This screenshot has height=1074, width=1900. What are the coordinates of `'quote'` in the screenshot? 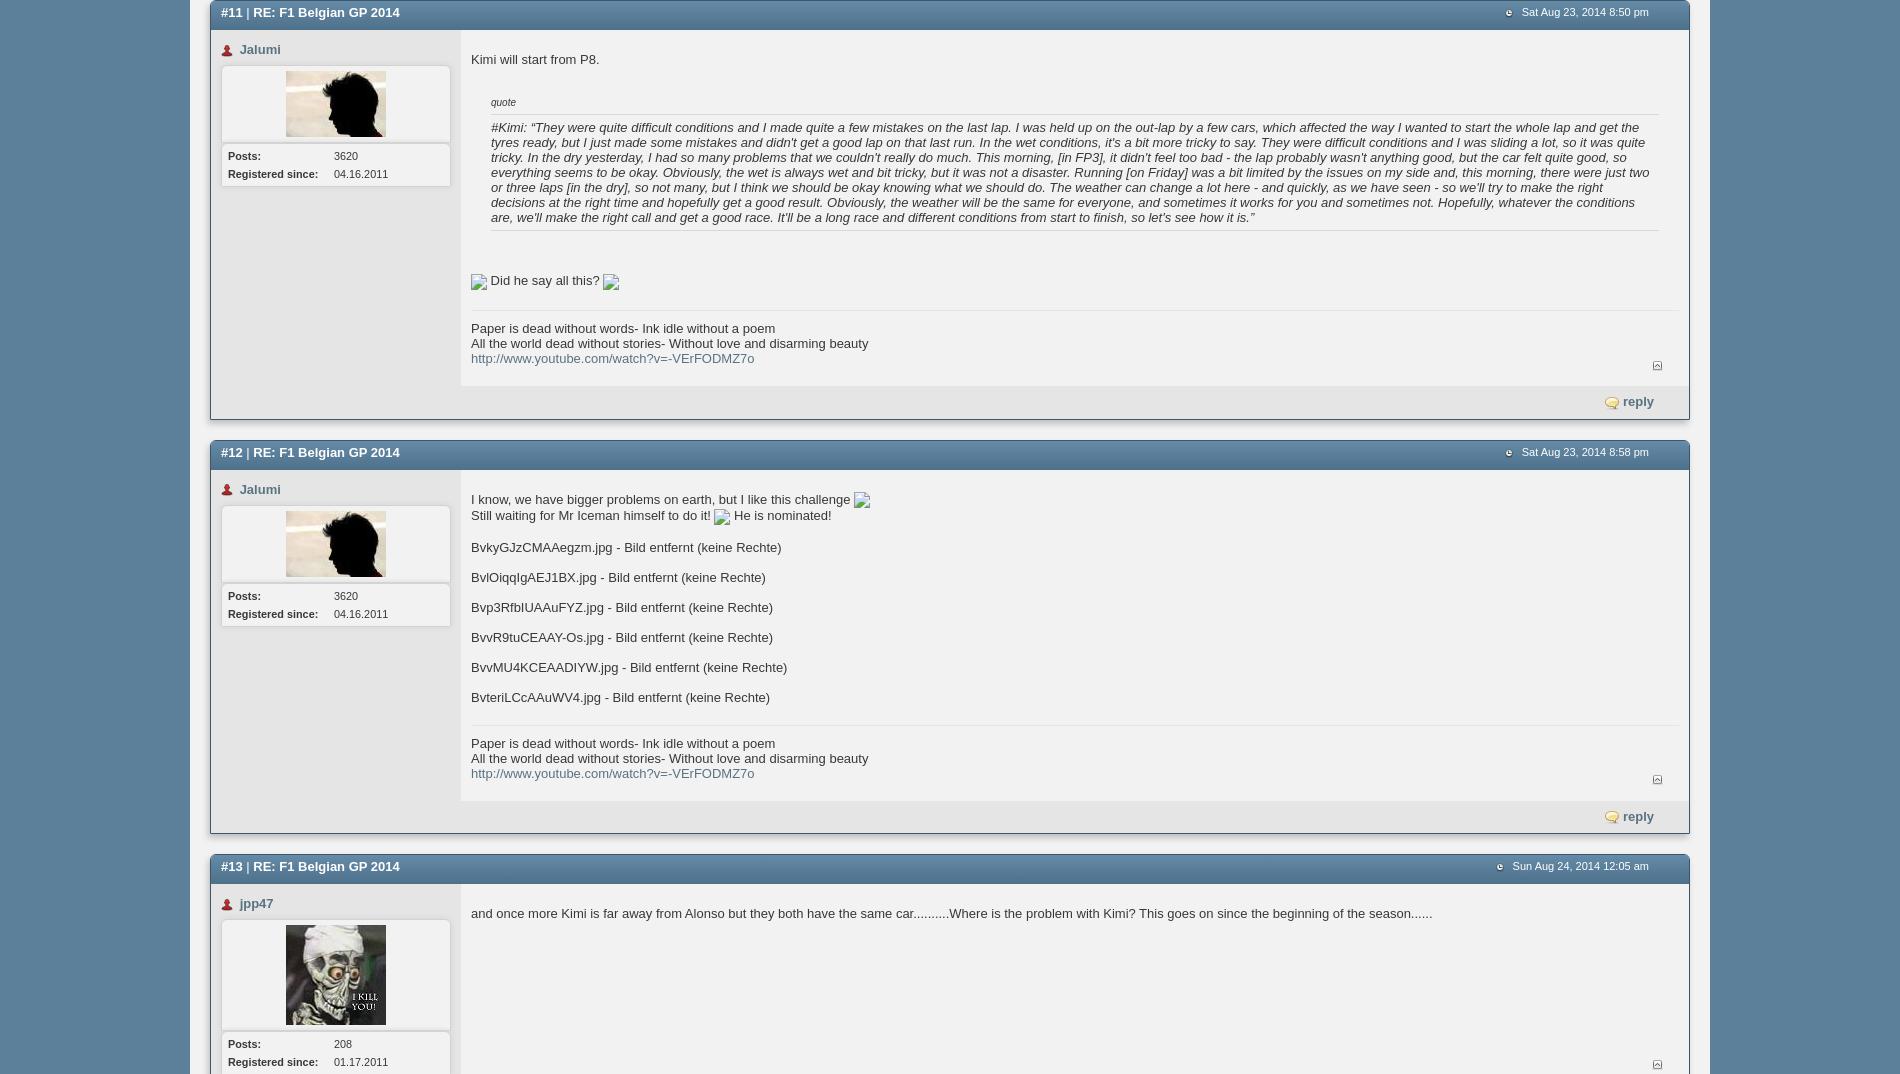 It's located at (503, 102).